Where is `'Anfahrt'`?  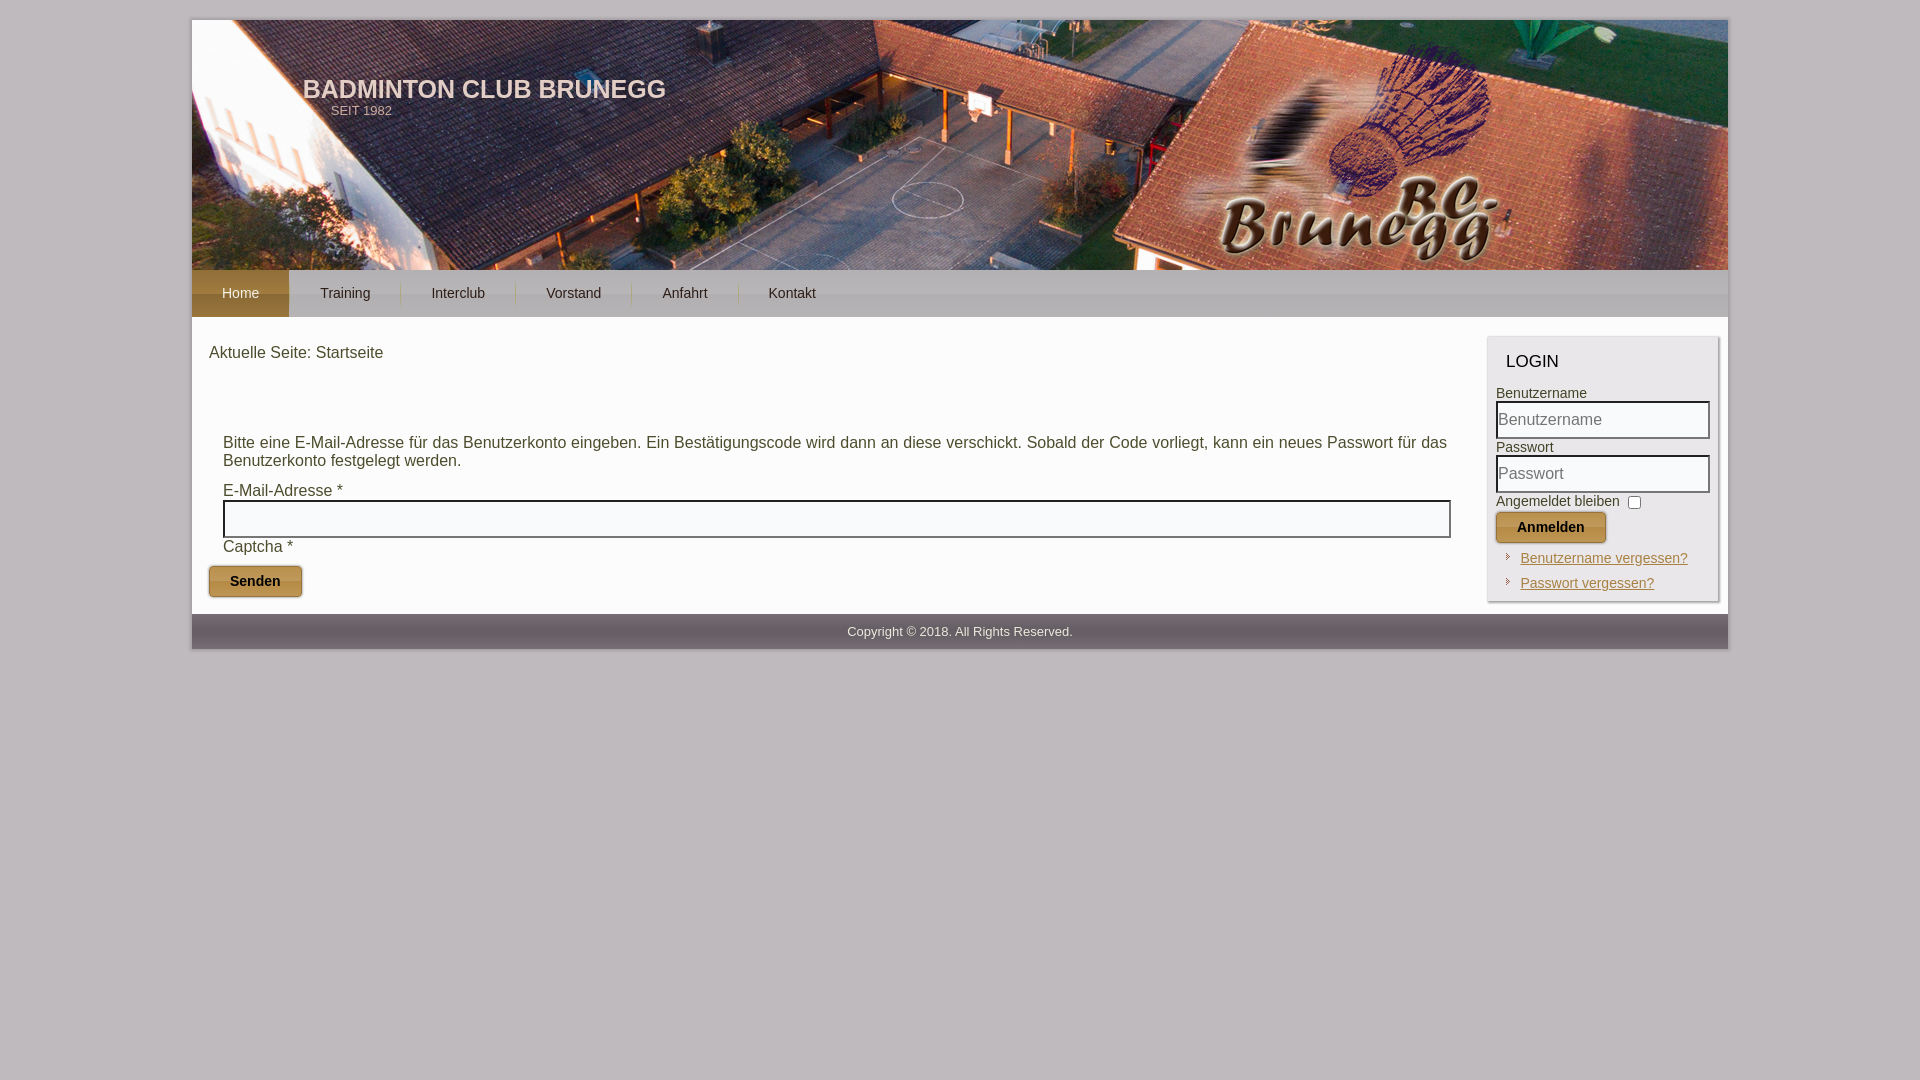 'Anfahrt' is located at coordinates (684, 293).